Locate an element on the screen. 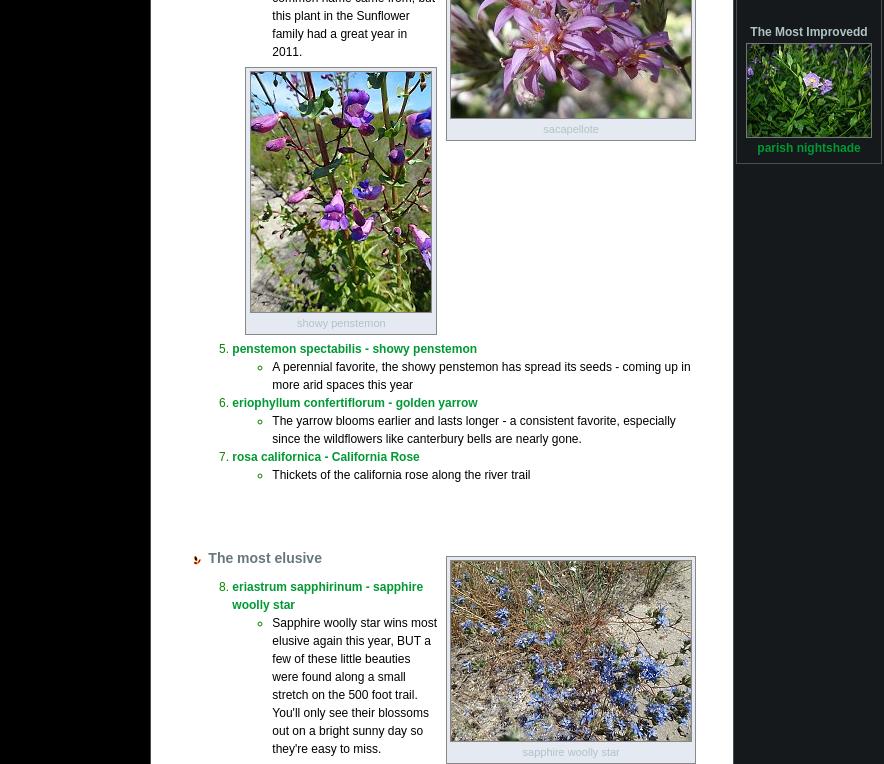 The width and height of the screenshot is (884, 764). 'sacapellote' is located at coordinates (569, 126).